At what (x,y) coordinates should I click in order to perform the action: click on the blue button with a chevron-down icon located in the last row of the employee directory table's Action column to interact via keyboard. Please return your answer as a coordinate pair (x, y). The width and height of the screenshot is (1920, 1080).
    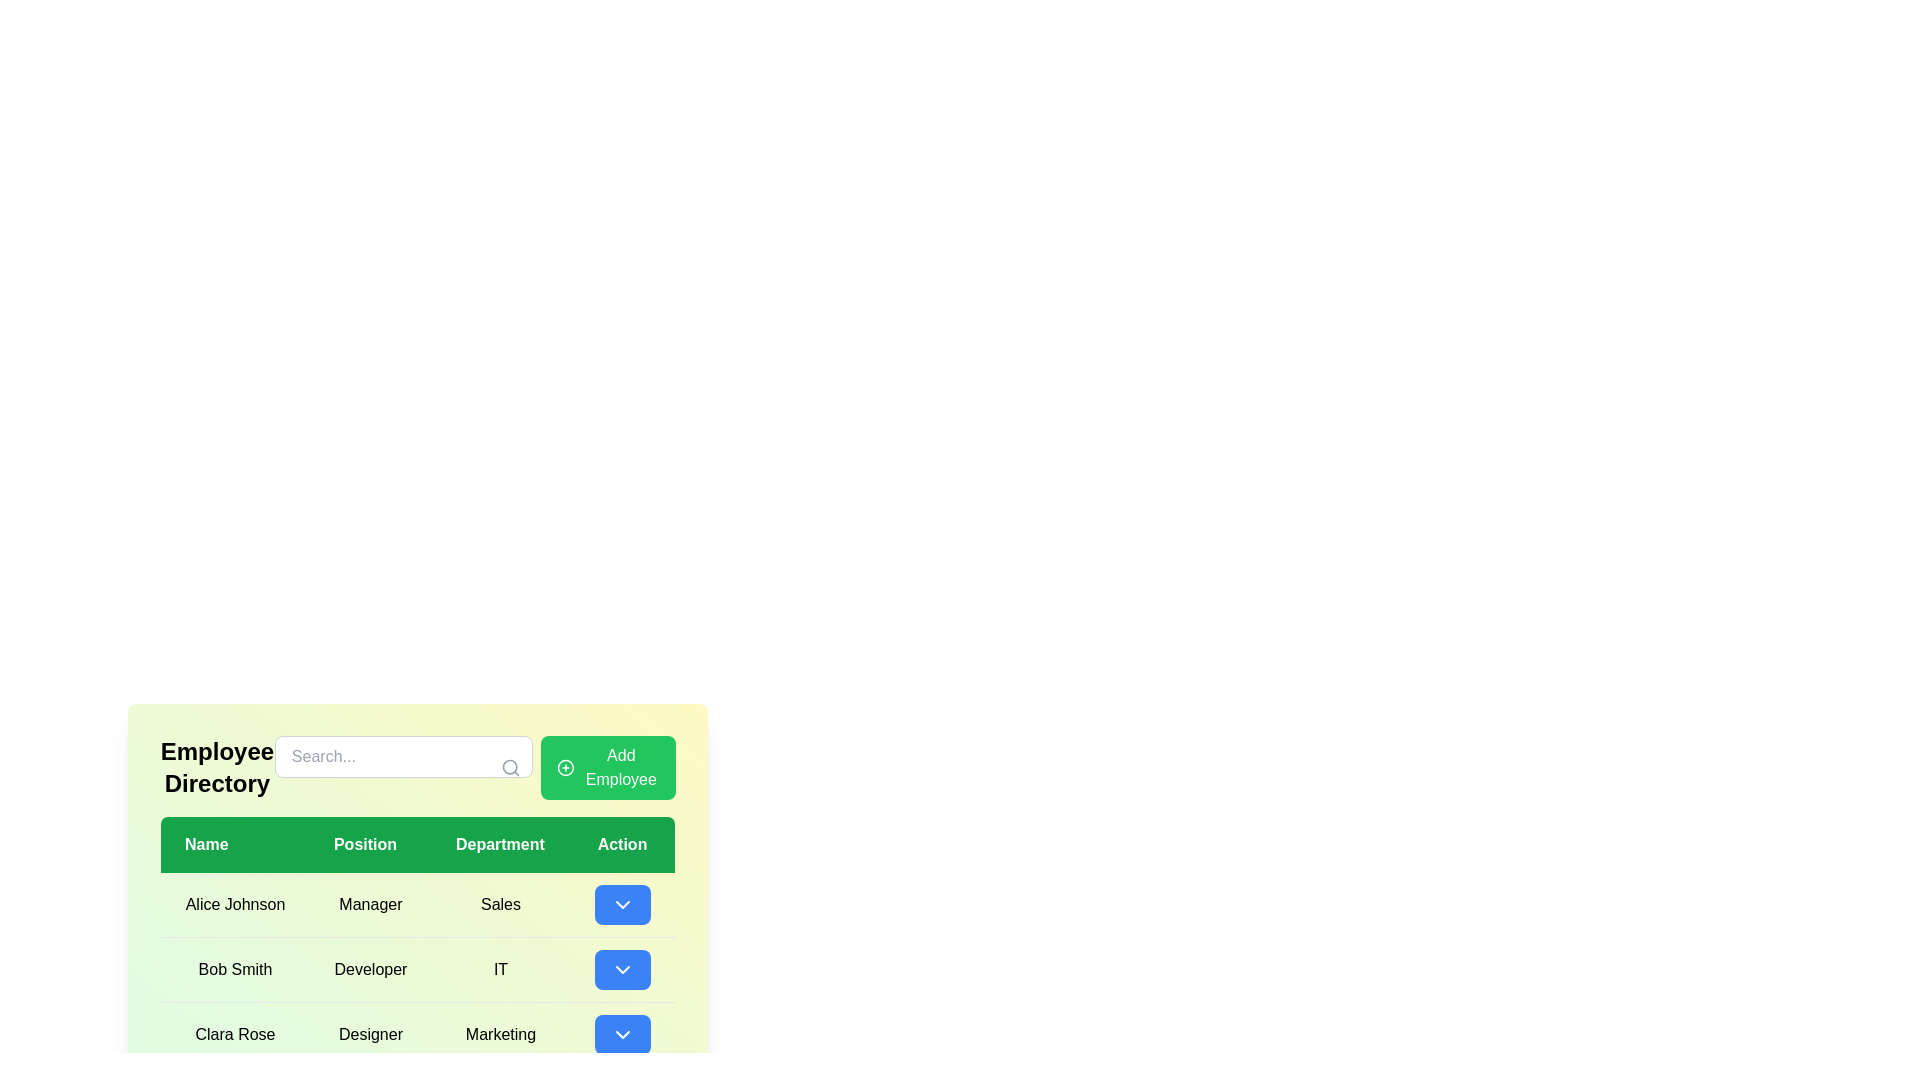
    Looking at the image, I should click on (621, 1034).